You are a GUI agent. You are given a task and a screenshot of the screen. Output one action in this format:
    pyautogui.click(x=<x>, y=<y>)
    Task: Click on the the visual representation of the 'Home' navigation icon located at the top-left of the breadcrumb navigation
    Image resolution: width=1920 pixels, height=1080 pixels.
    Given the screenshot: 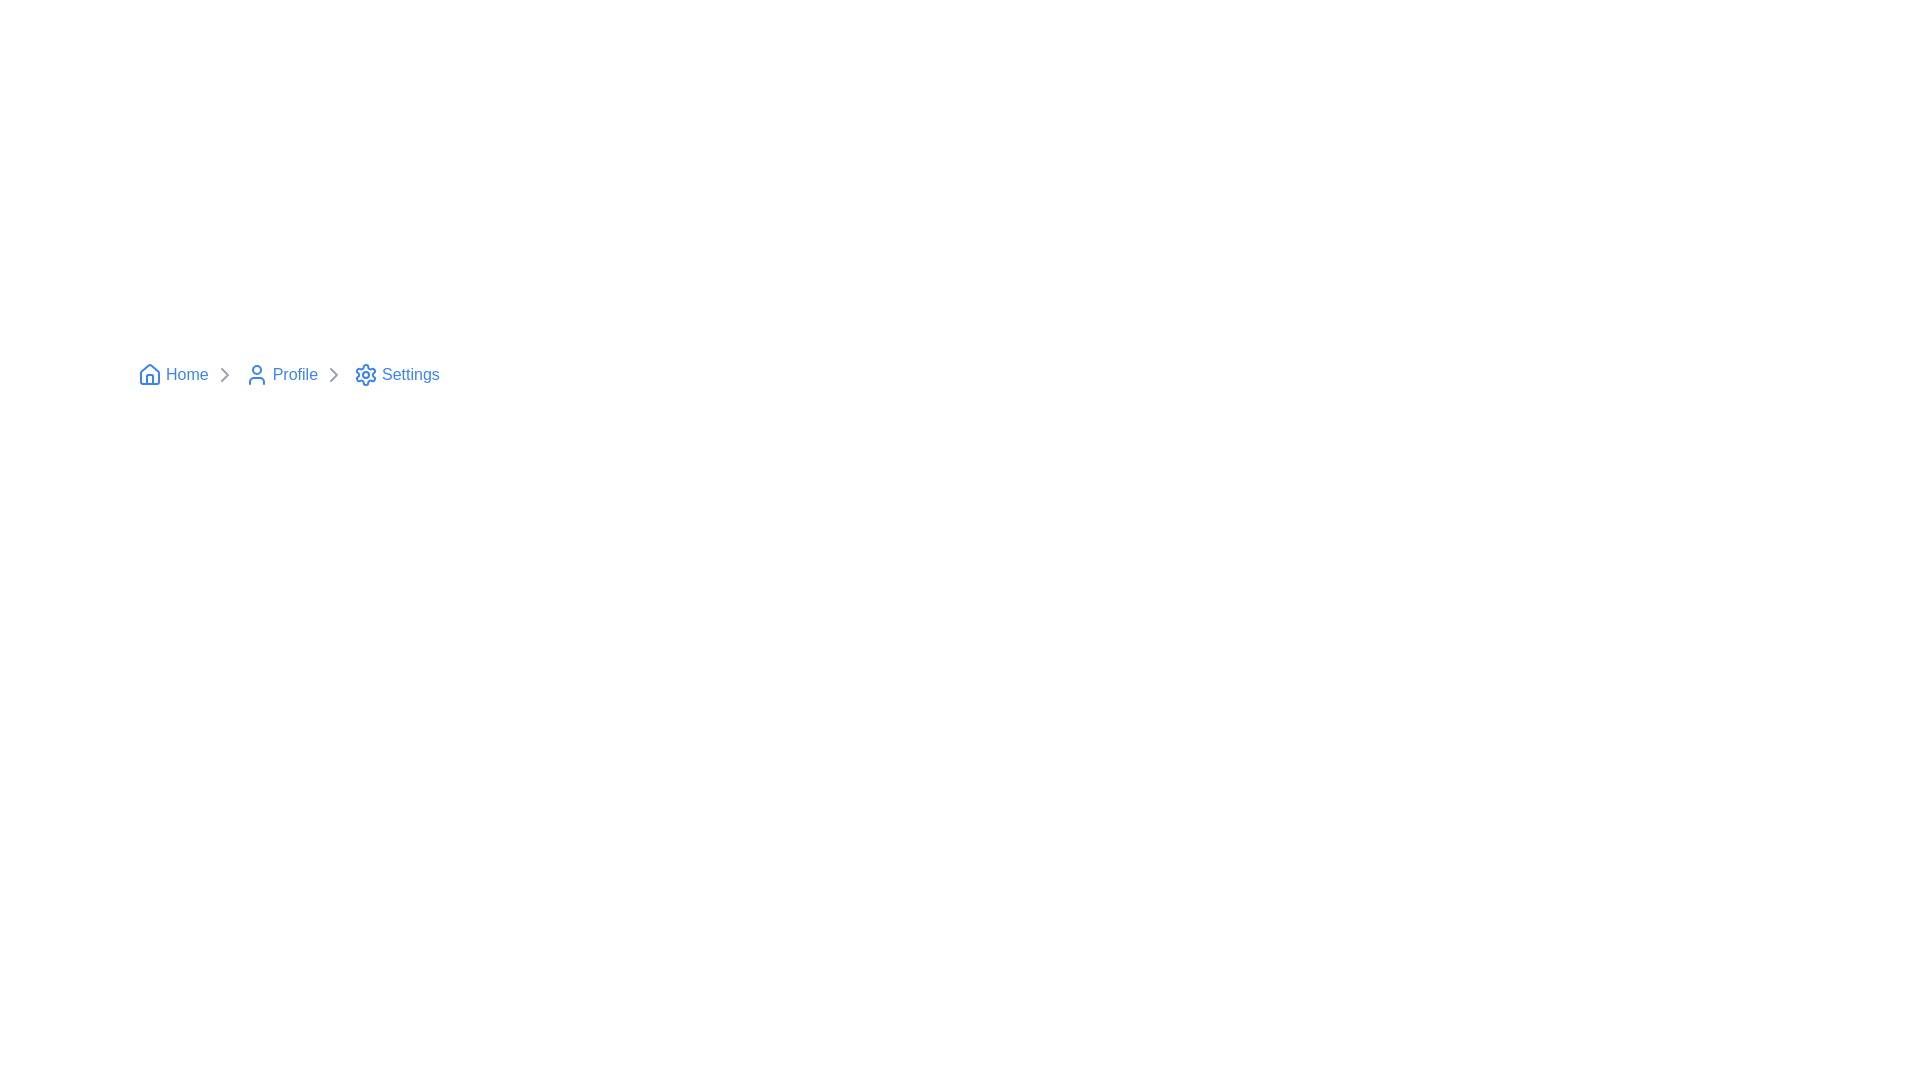 What is the action you would take?
    pyautogui.click(x=148, y=374)
    